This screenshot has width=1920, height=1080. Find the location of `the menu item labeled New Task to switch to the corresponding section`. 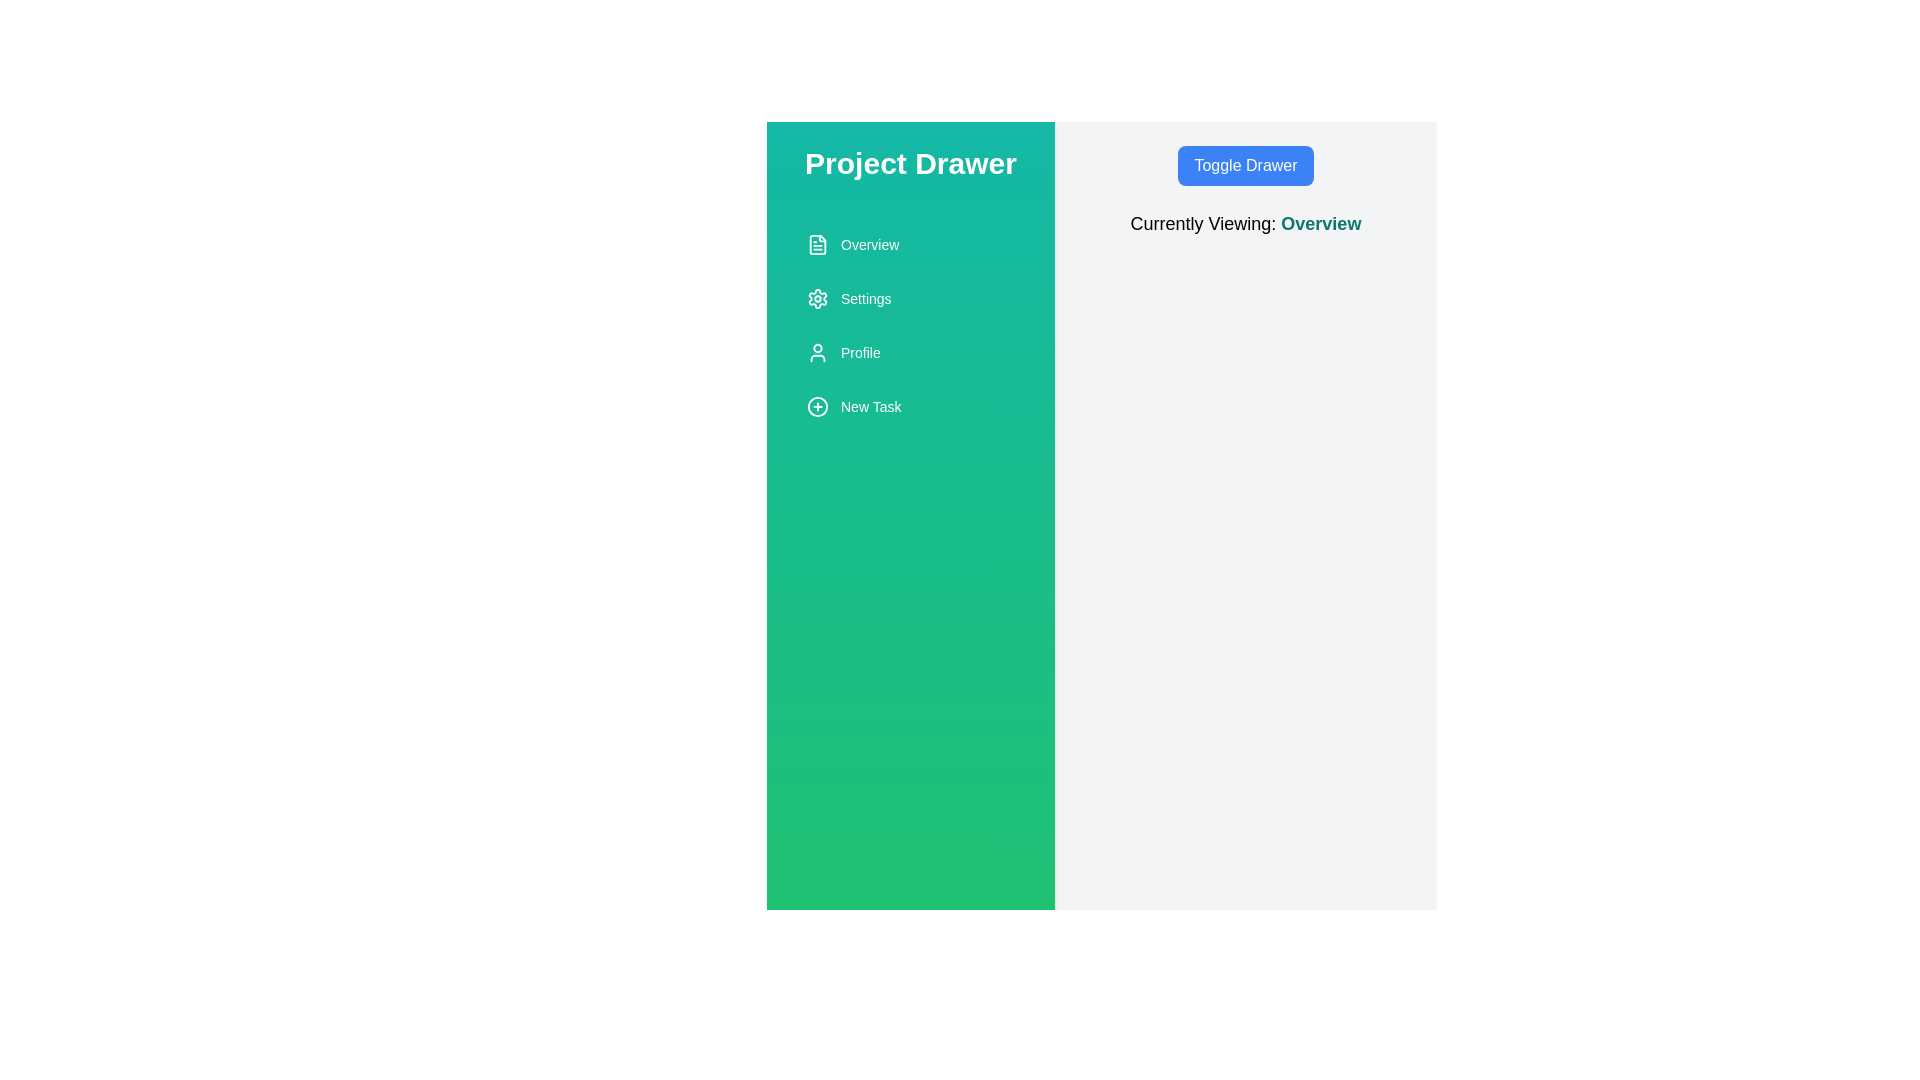

the menu item labeled New Task to switch to the corresponding section is located at coordinates (910, 406).